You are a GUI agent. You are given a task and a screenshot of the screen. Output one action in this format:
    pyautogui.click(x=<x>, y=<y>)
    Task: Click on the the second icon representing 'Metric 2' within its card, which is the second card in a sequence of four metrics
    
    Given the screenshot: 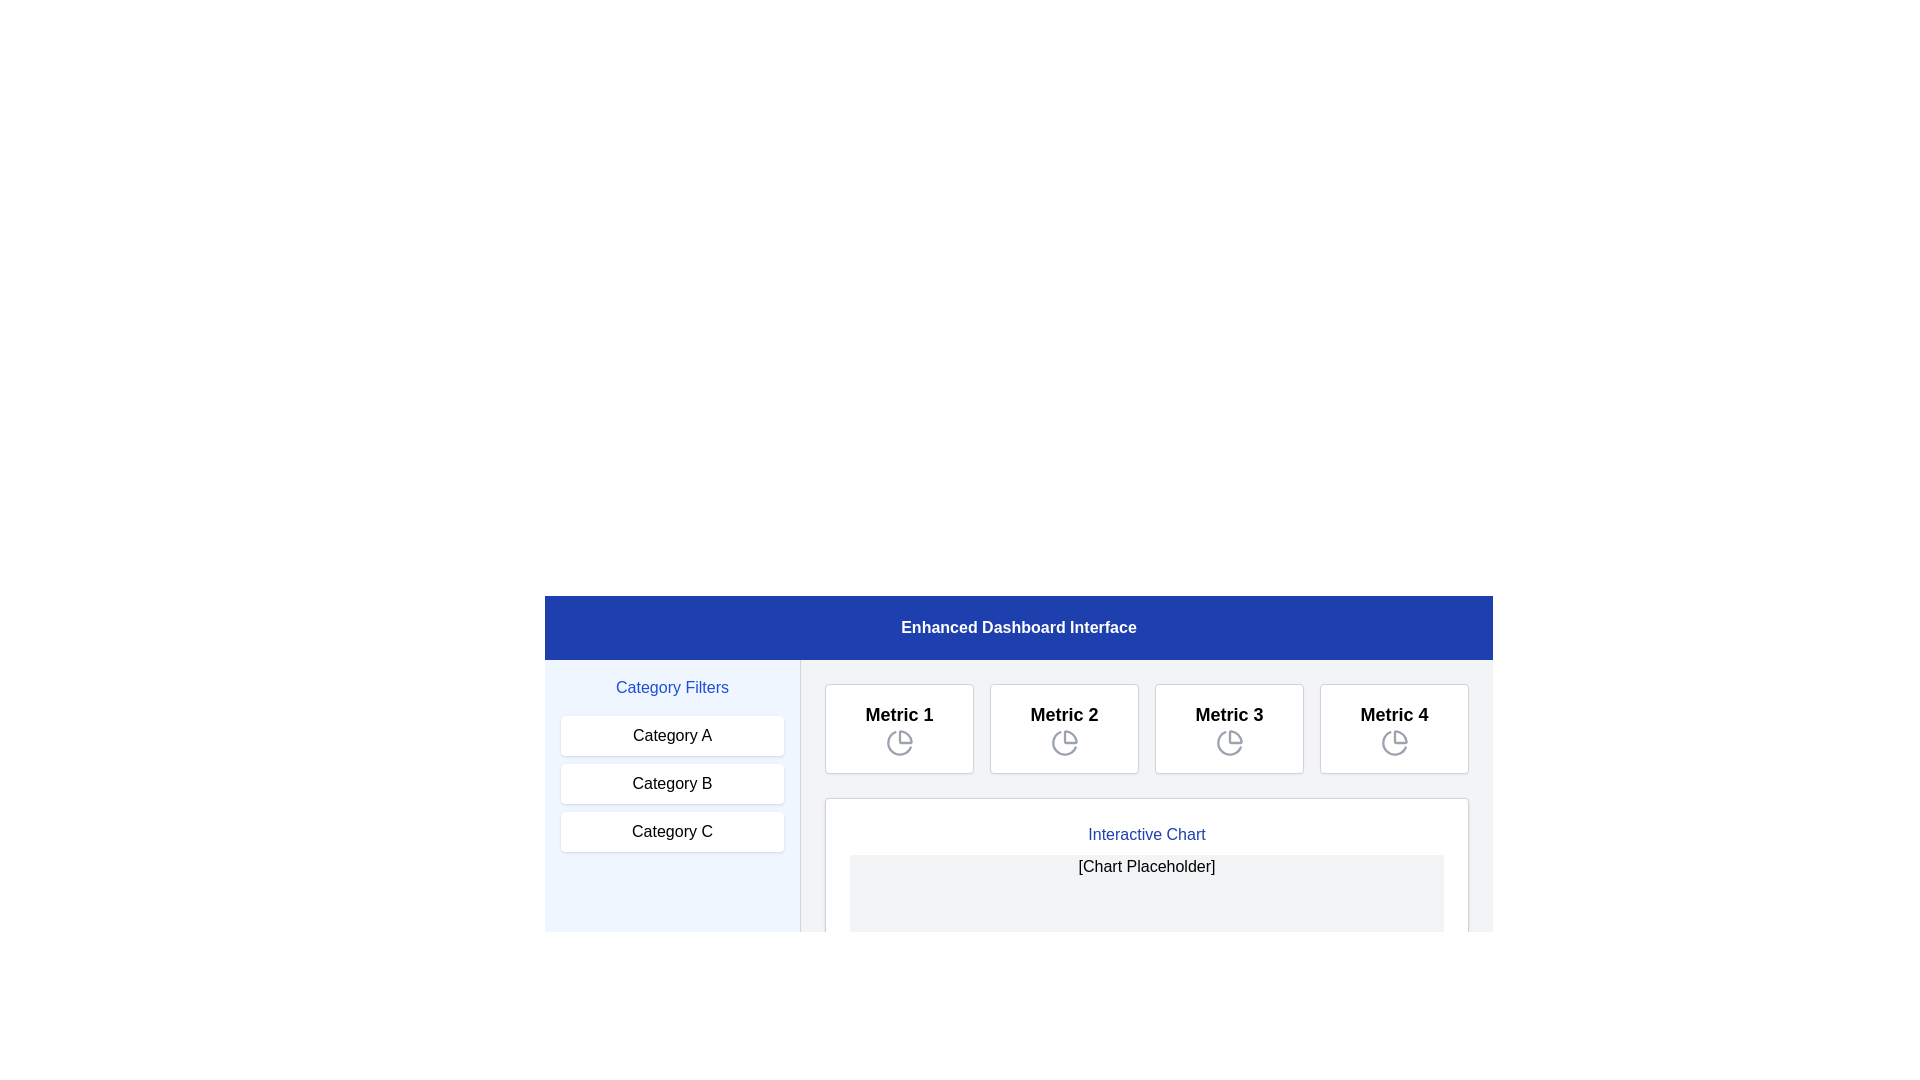 What is the action you would take?
    pyautogui.click(x=1063, y=743)
    